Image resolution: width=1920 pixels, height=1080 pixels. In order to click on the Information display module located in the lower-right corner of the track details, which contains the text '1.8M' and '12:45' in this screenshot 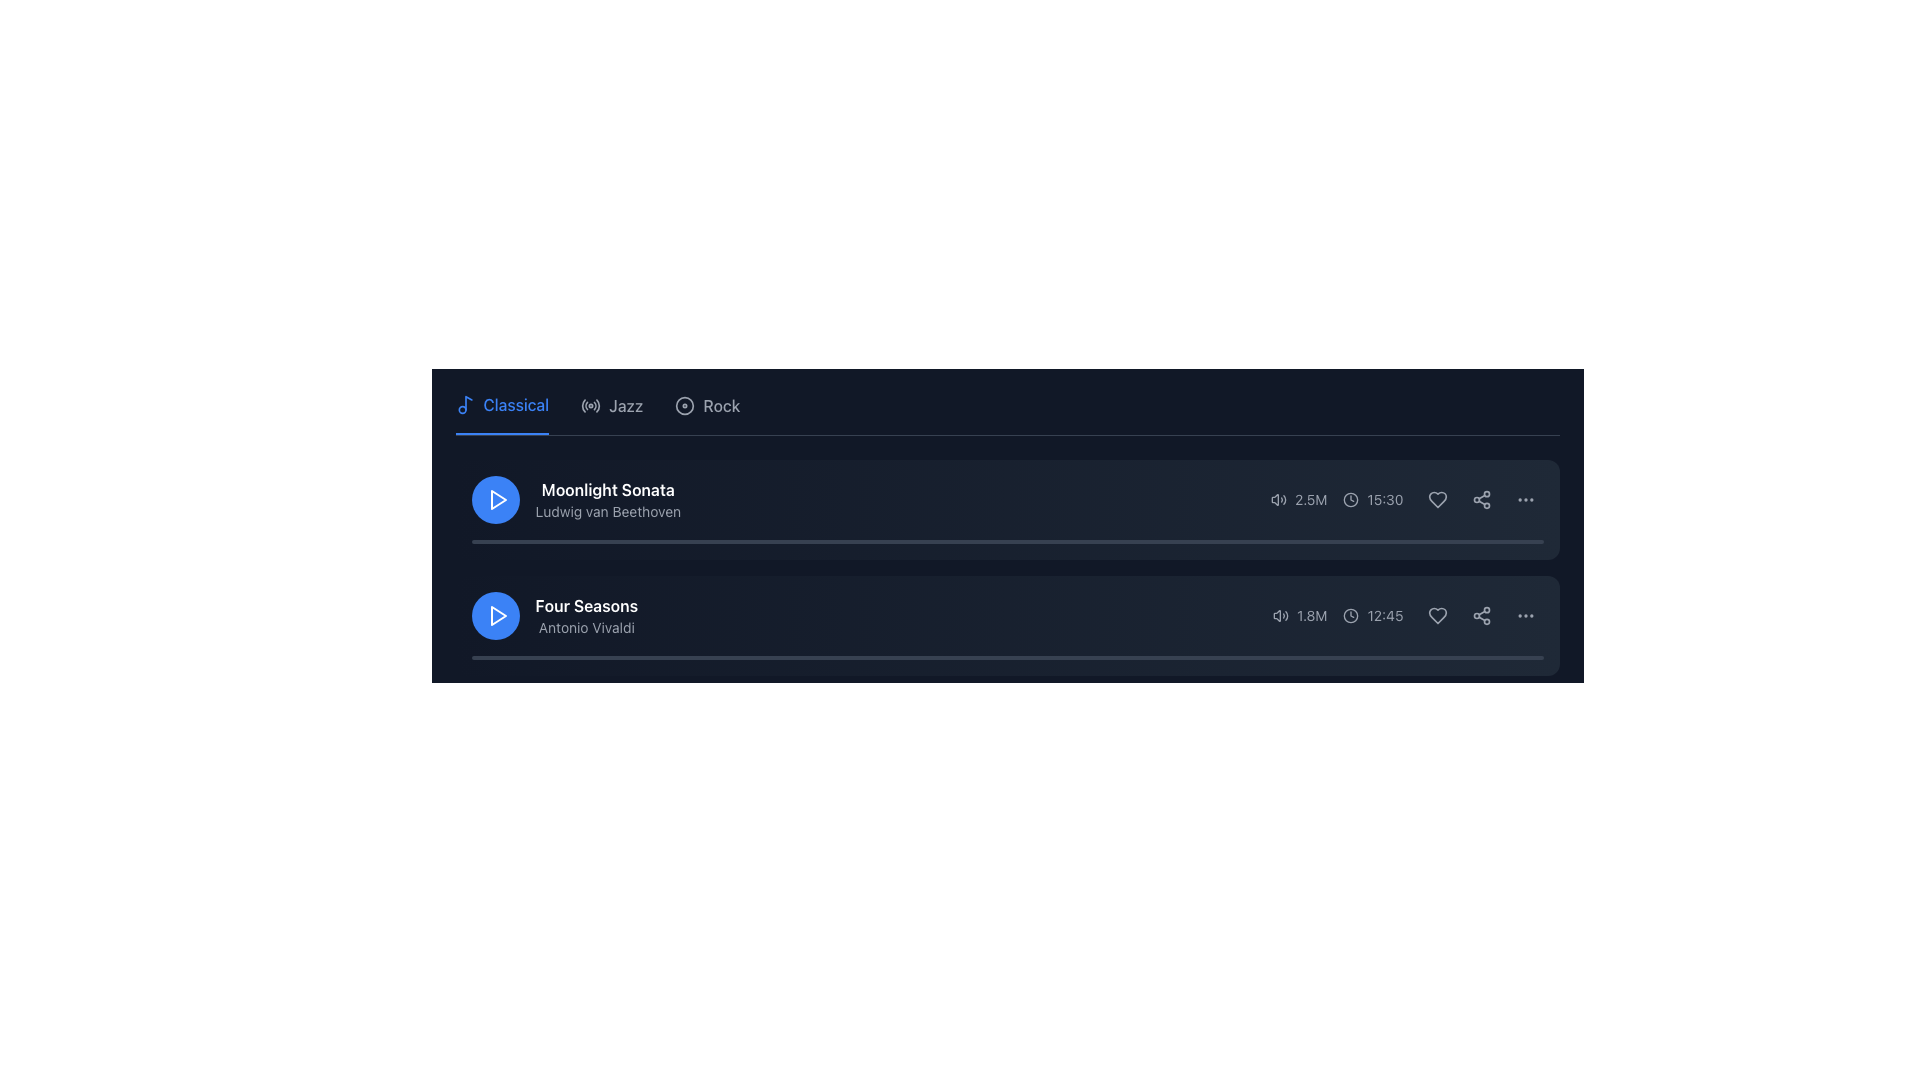, I will do `click(1407, 615)`.